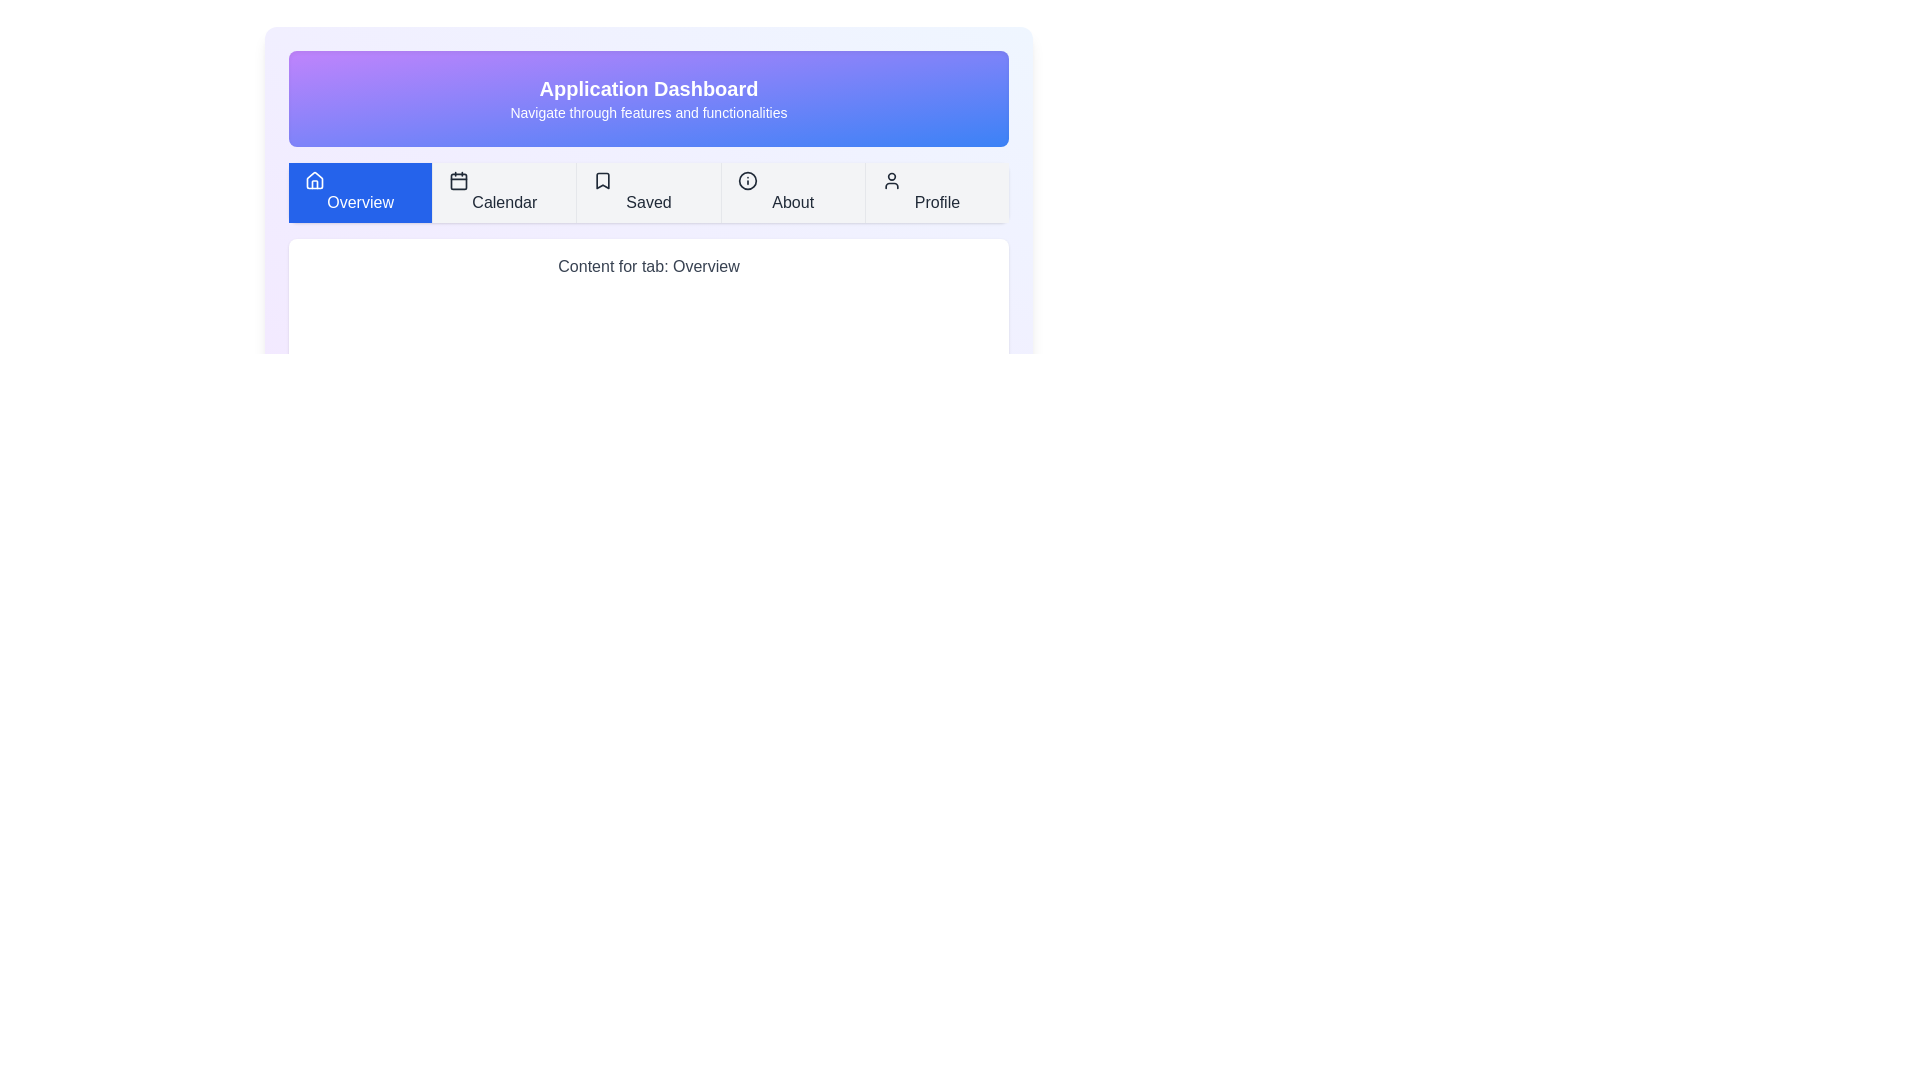  Describe the element at coordinates (648, 112) in the screenshot. I see `the static text label that displays 'Navigate through features and functionalities', which is positioned below the 'Application Dashboard' header in a gradient background` at that location.